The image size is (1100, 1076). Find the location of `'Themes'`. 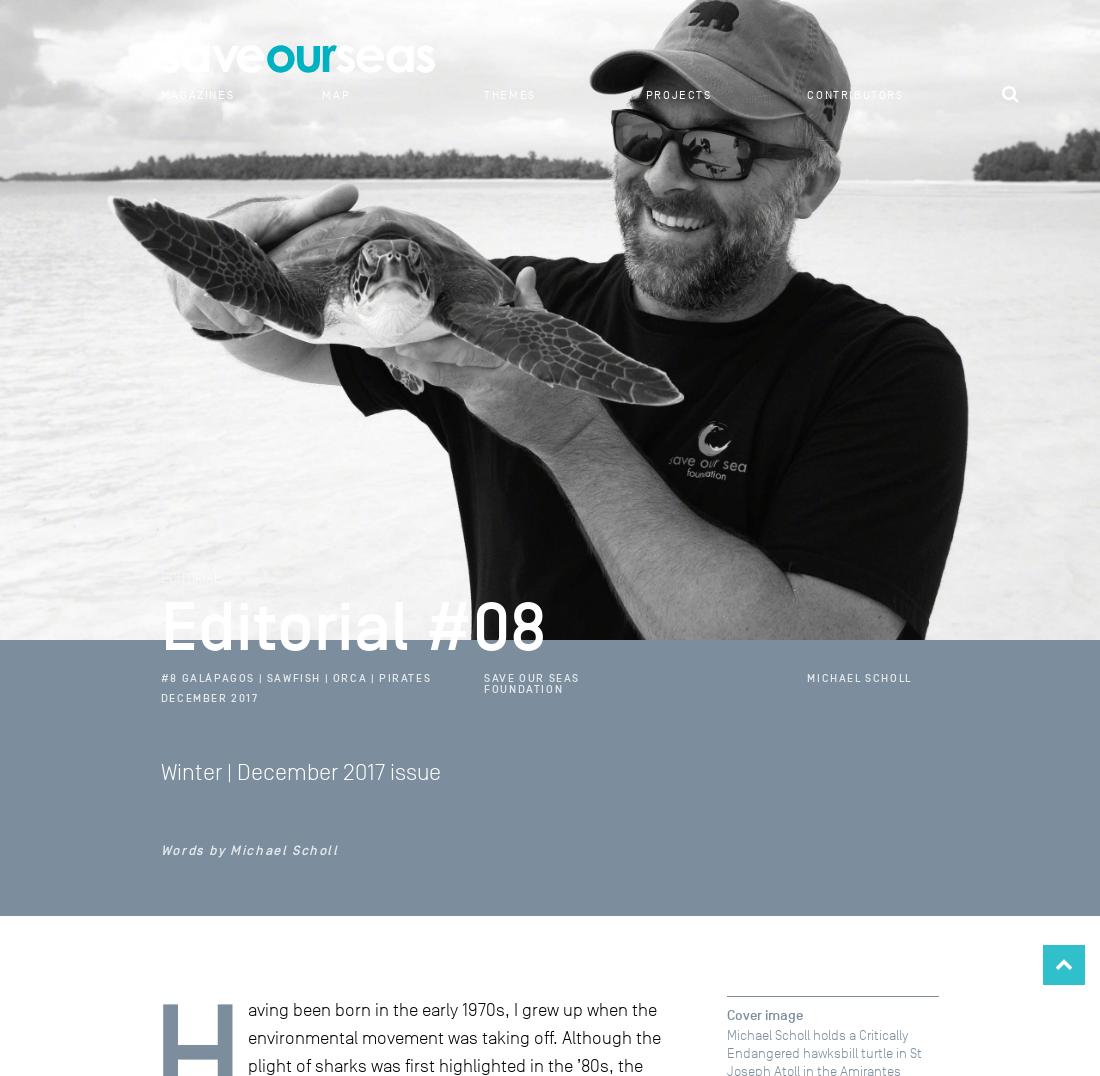

'Themes' is located at coordinates (509, 94).